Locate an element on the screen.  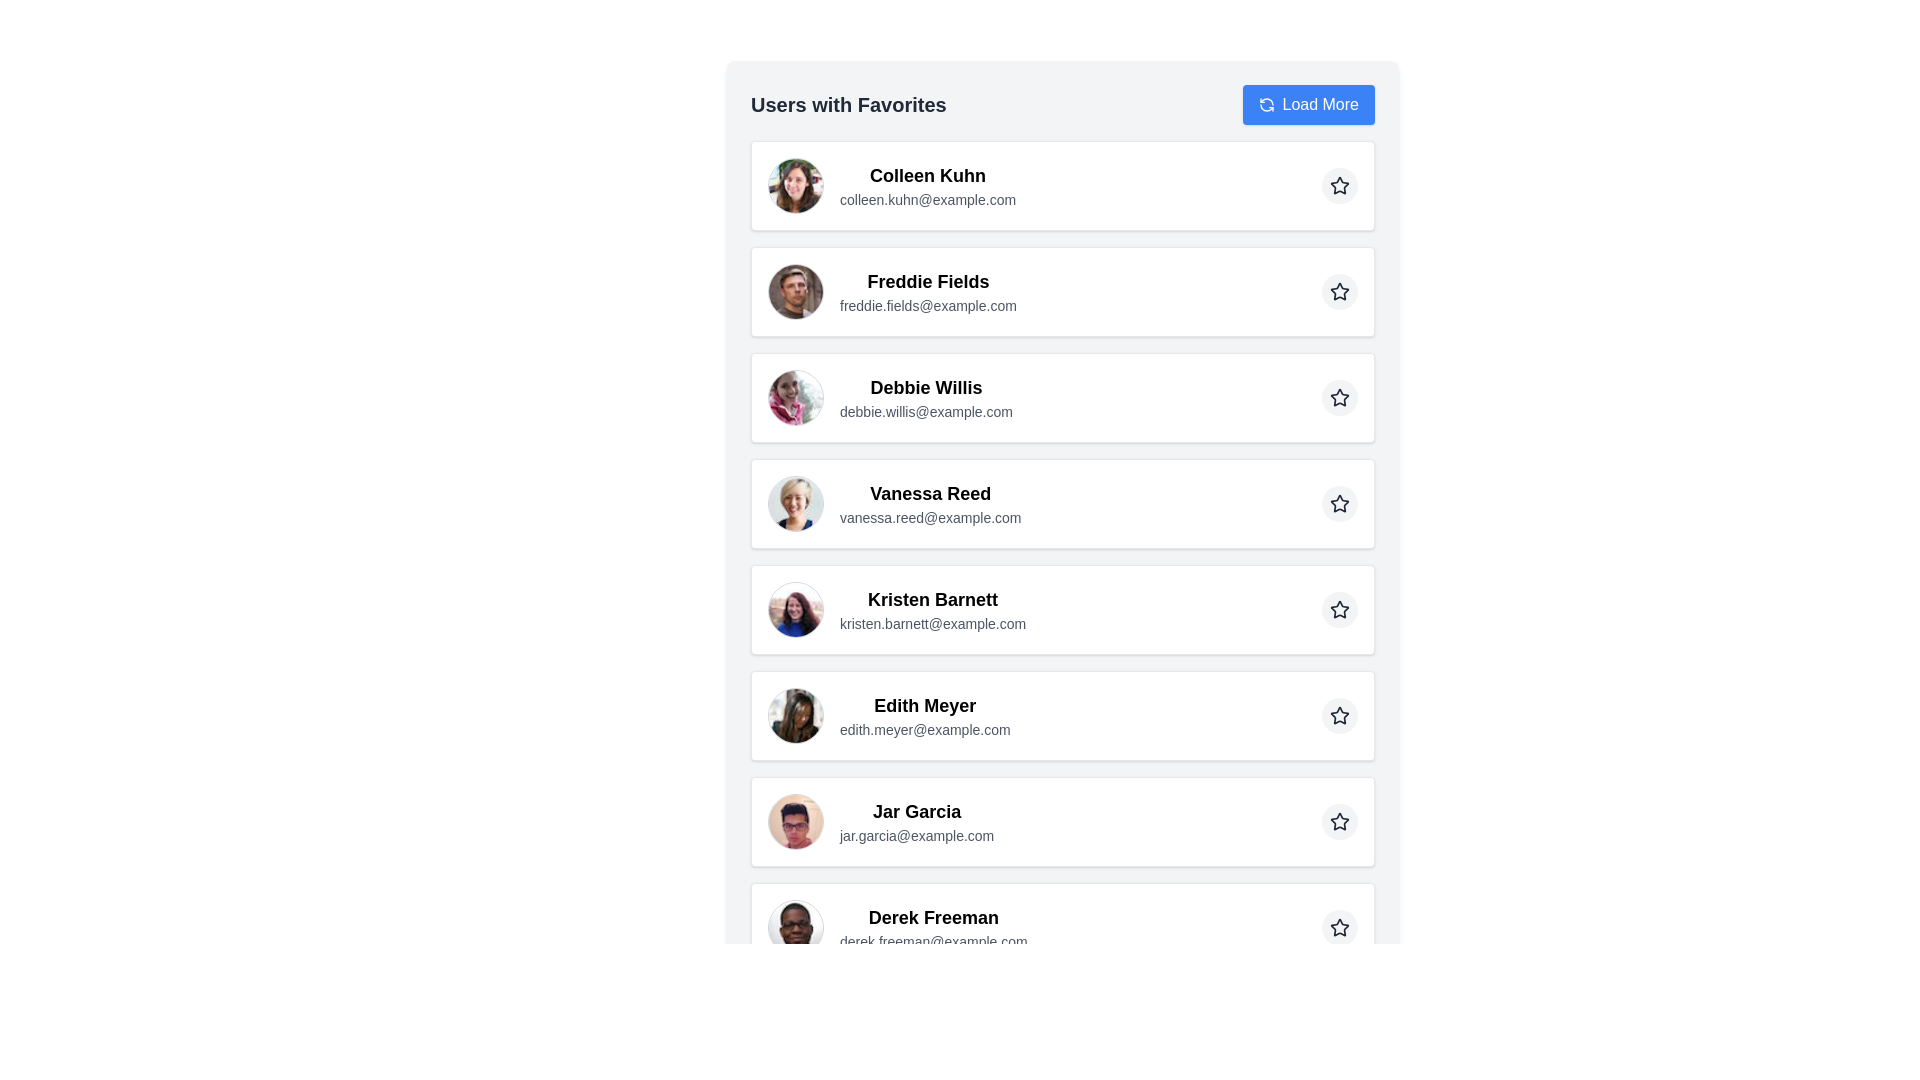
the text label displaying an email address, which is styled in a small gray font and located below the name 'Debbie Willis' in the 'Users with Favorites' section is located at coordinates (925, 411).